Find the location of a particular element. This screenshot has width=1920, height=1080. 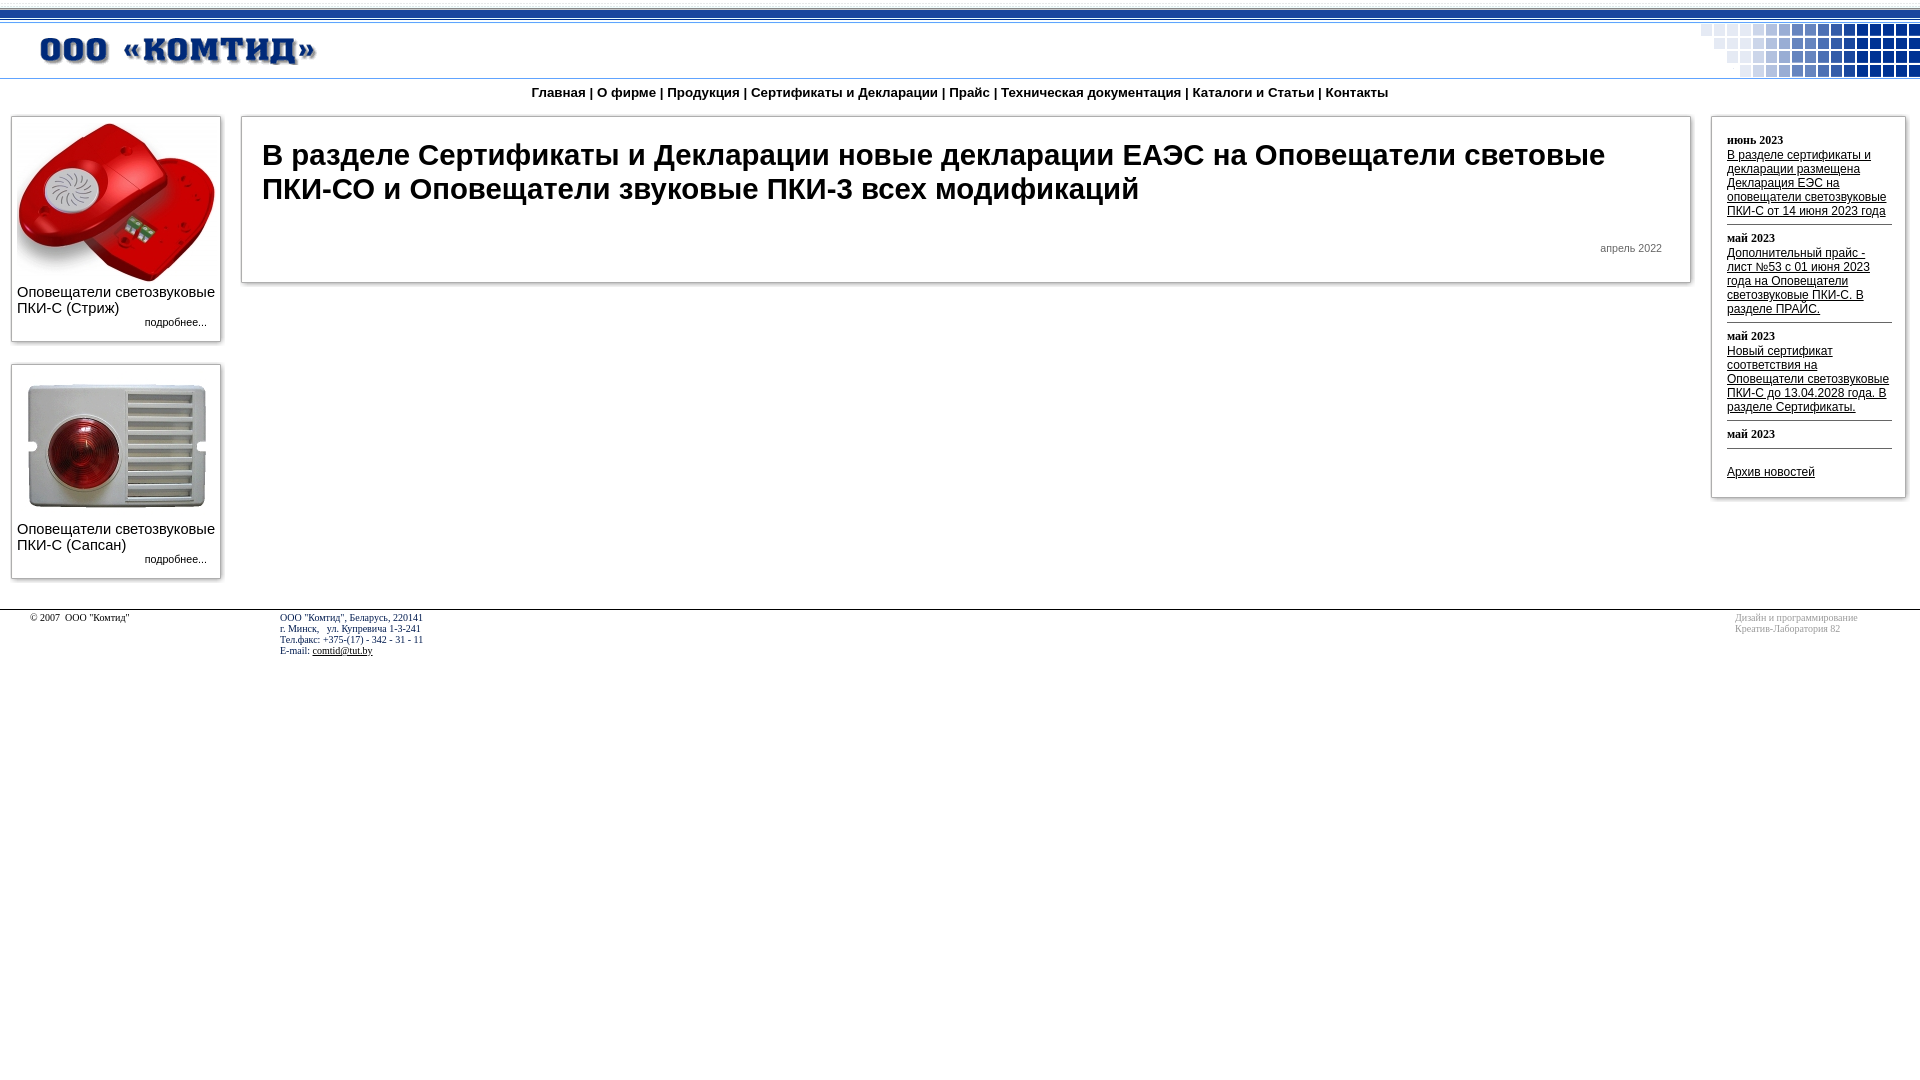

'comtid@tut.by' is located at coordinates (311, 650).